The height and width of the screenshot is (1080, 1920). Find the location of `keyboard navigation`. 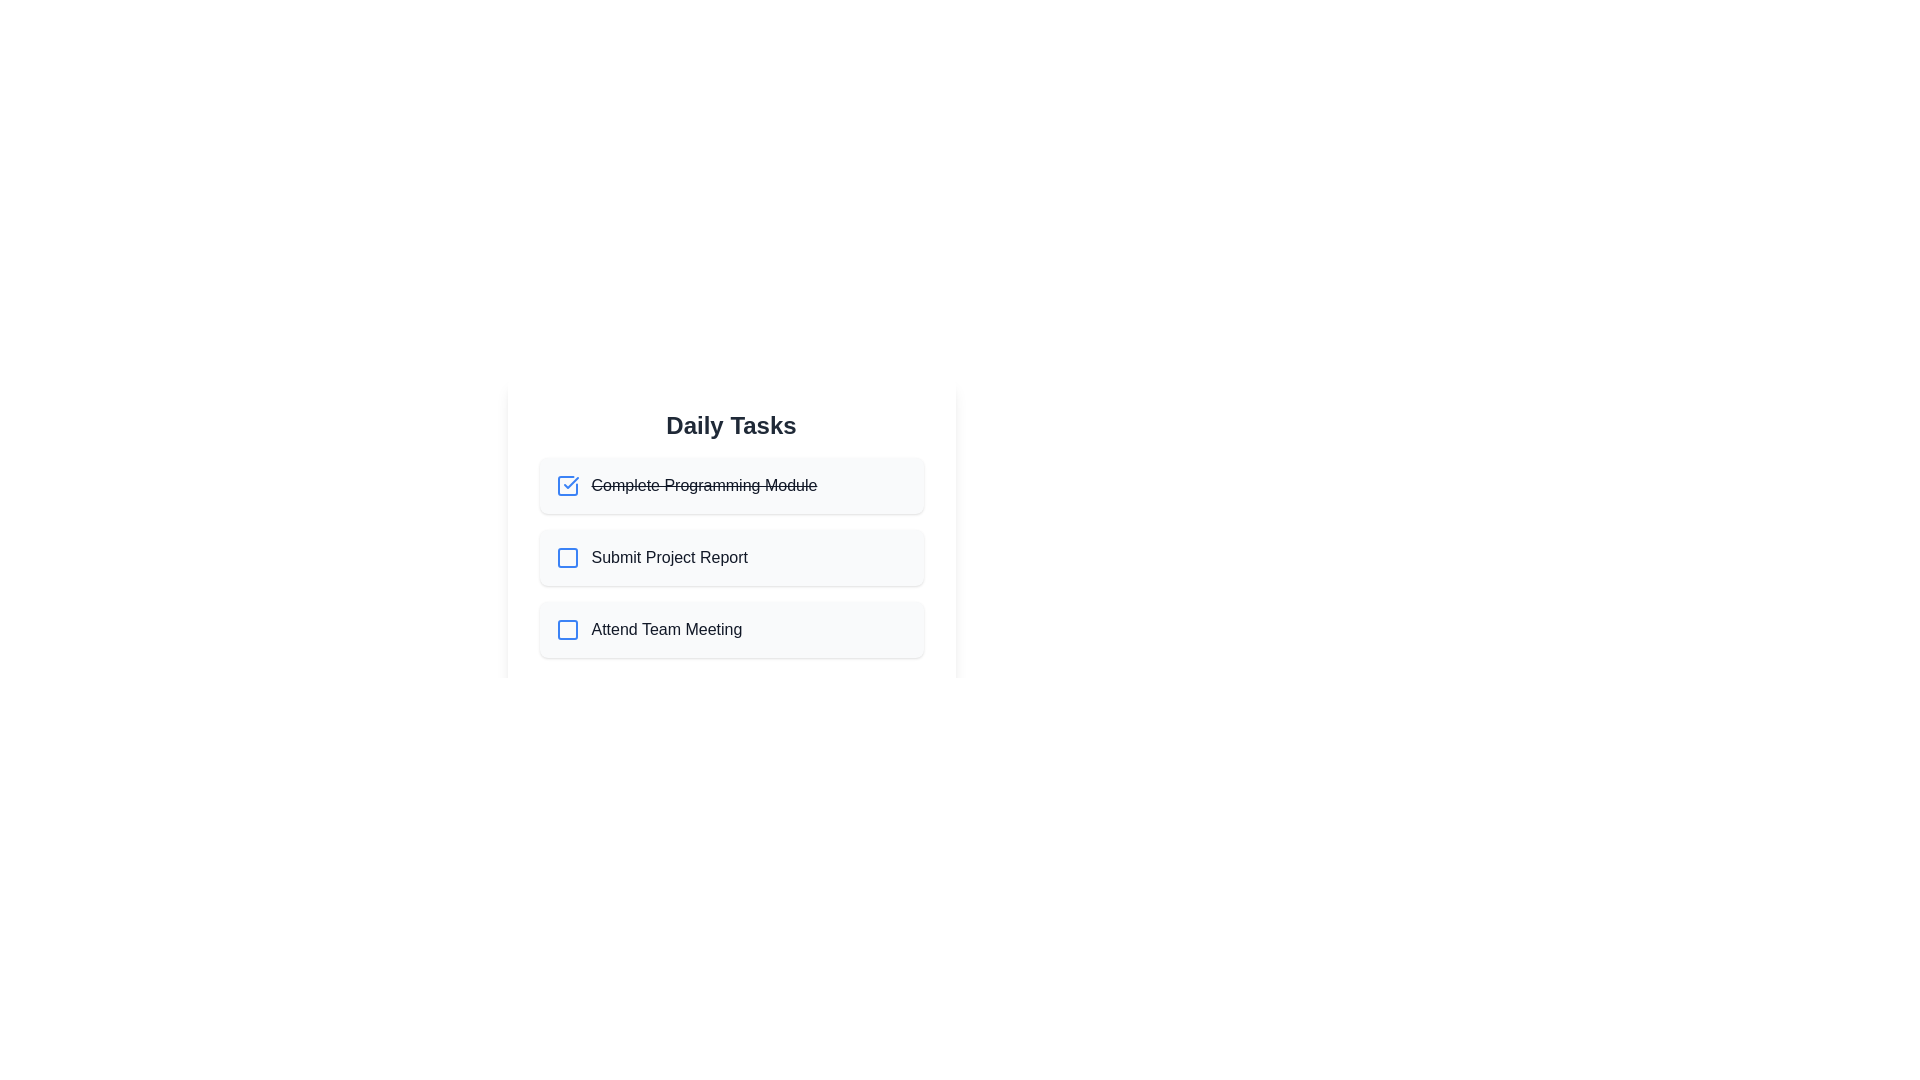

keyboard navigation is located at coordinates (566, 628).